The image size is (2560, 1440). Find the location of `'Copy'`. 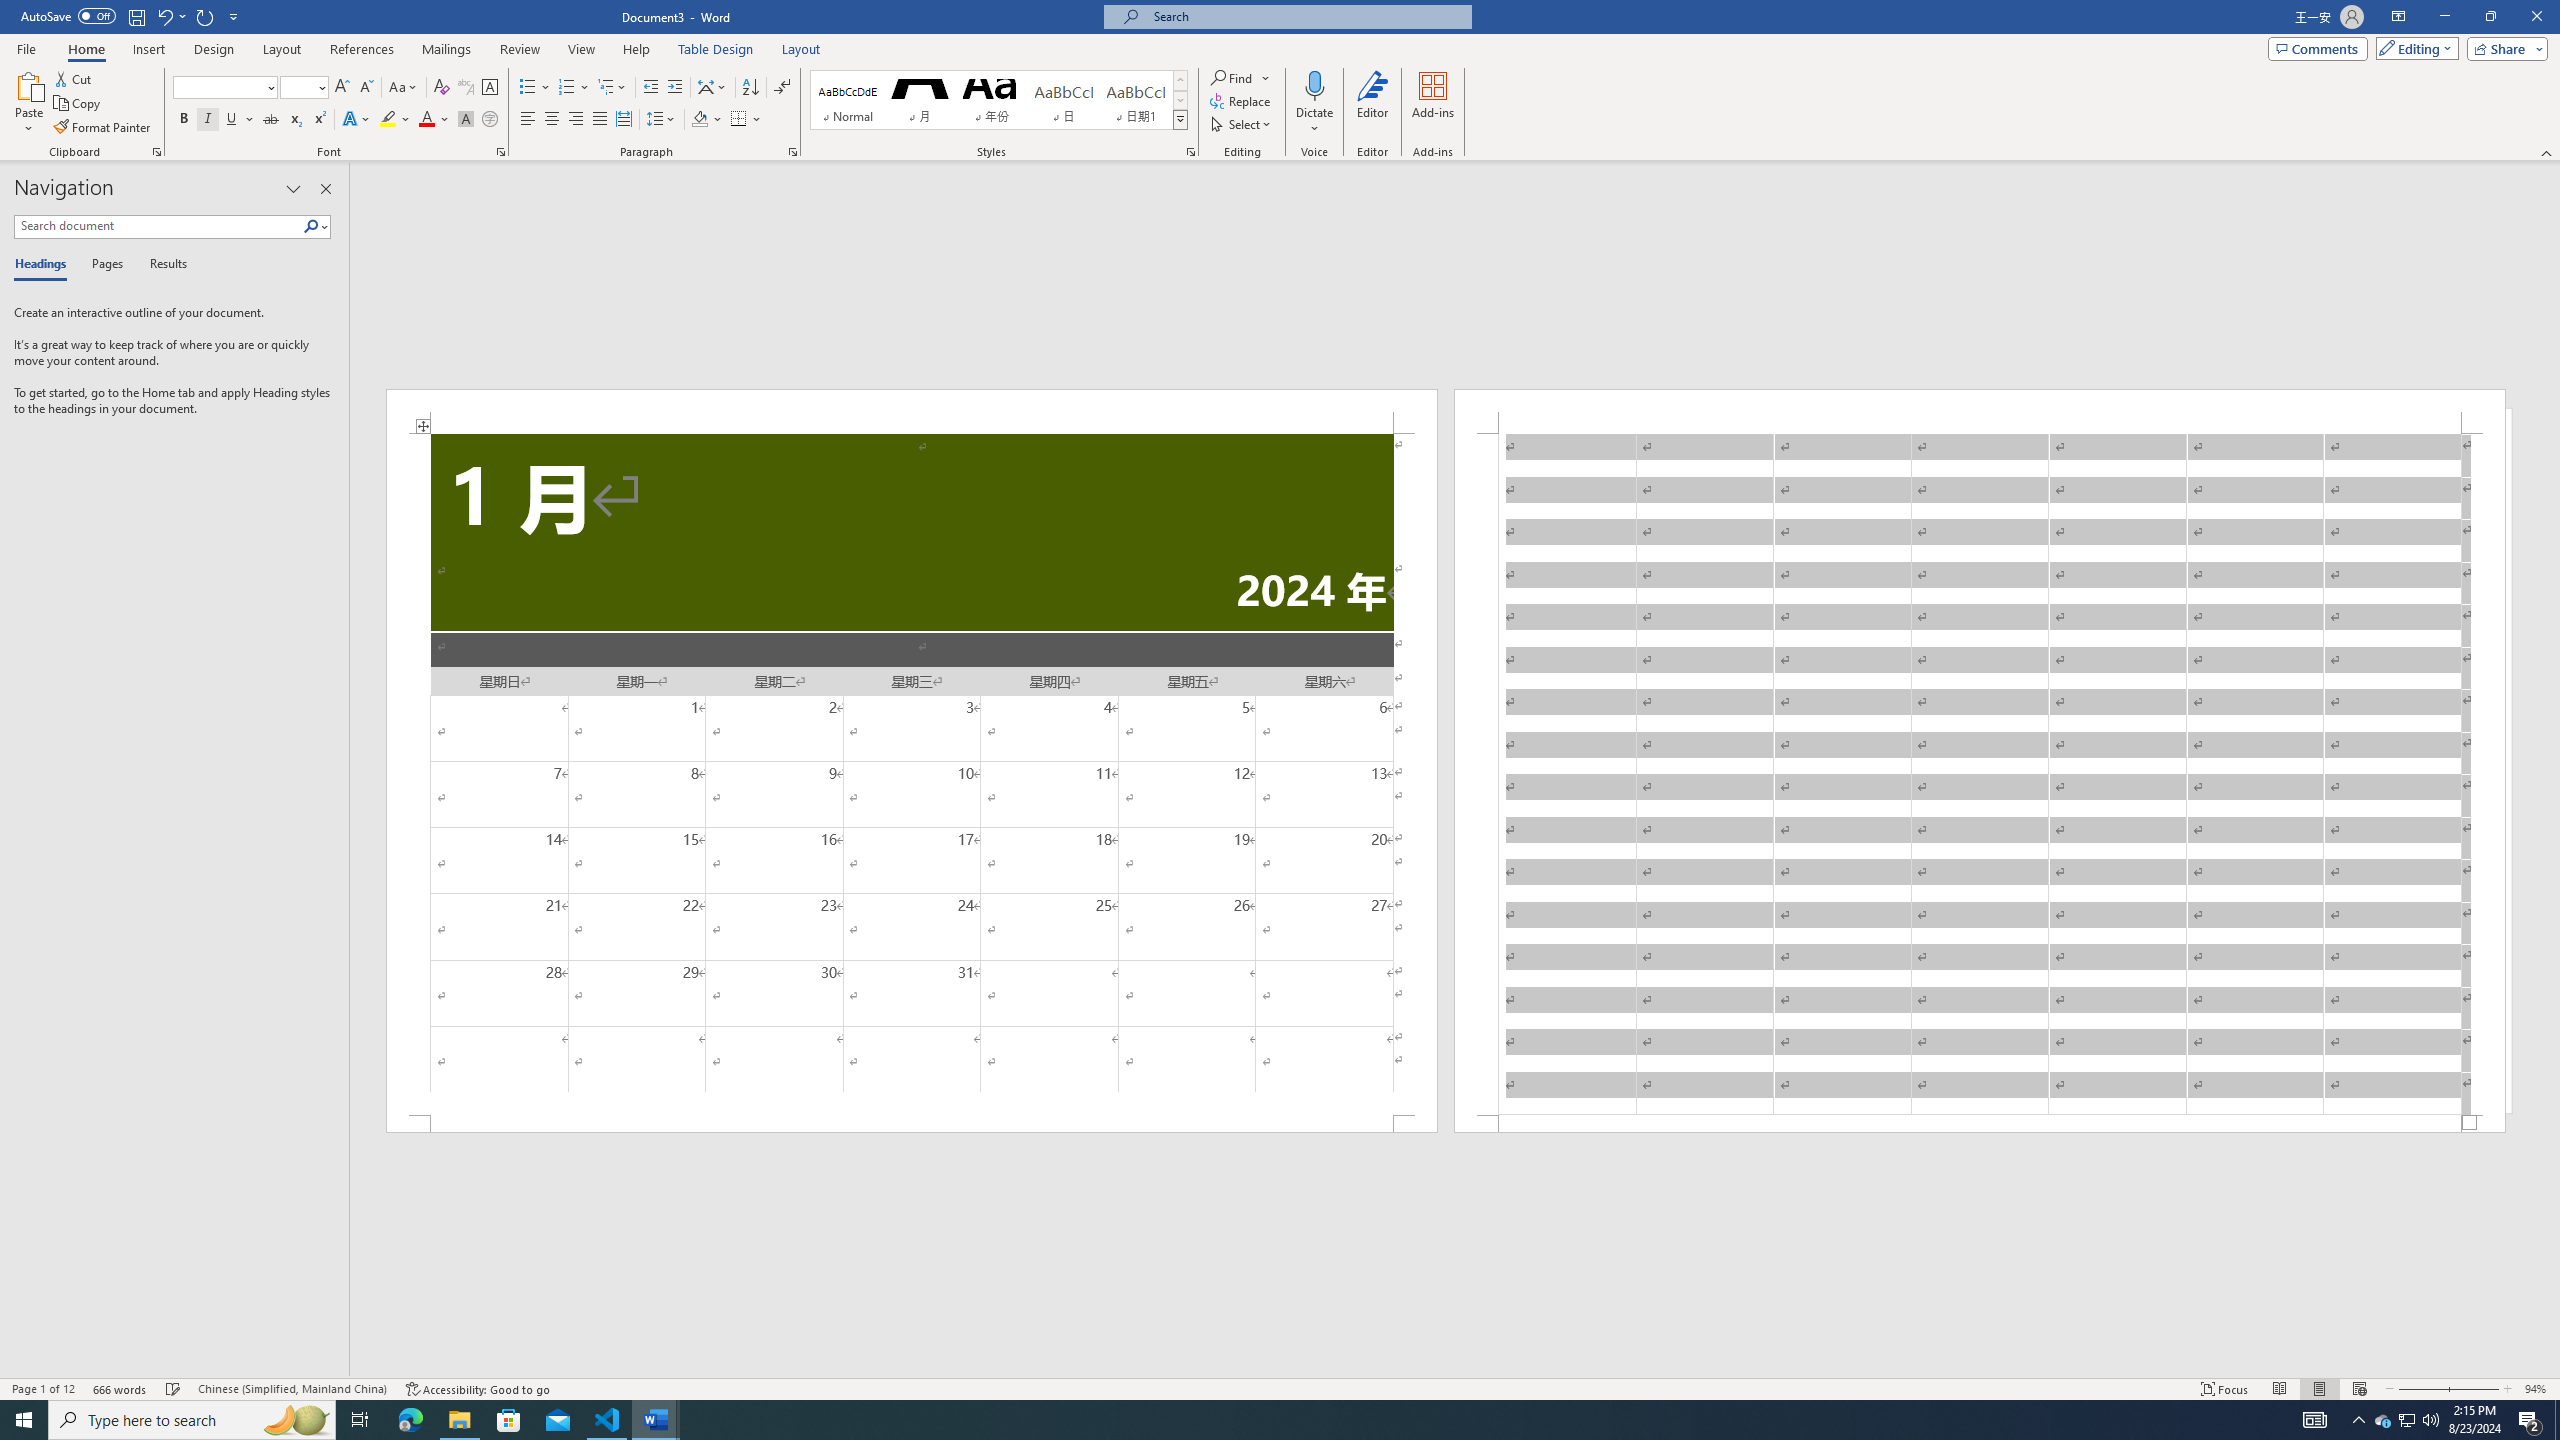

'Copy' is located at coordinates (78, 103).